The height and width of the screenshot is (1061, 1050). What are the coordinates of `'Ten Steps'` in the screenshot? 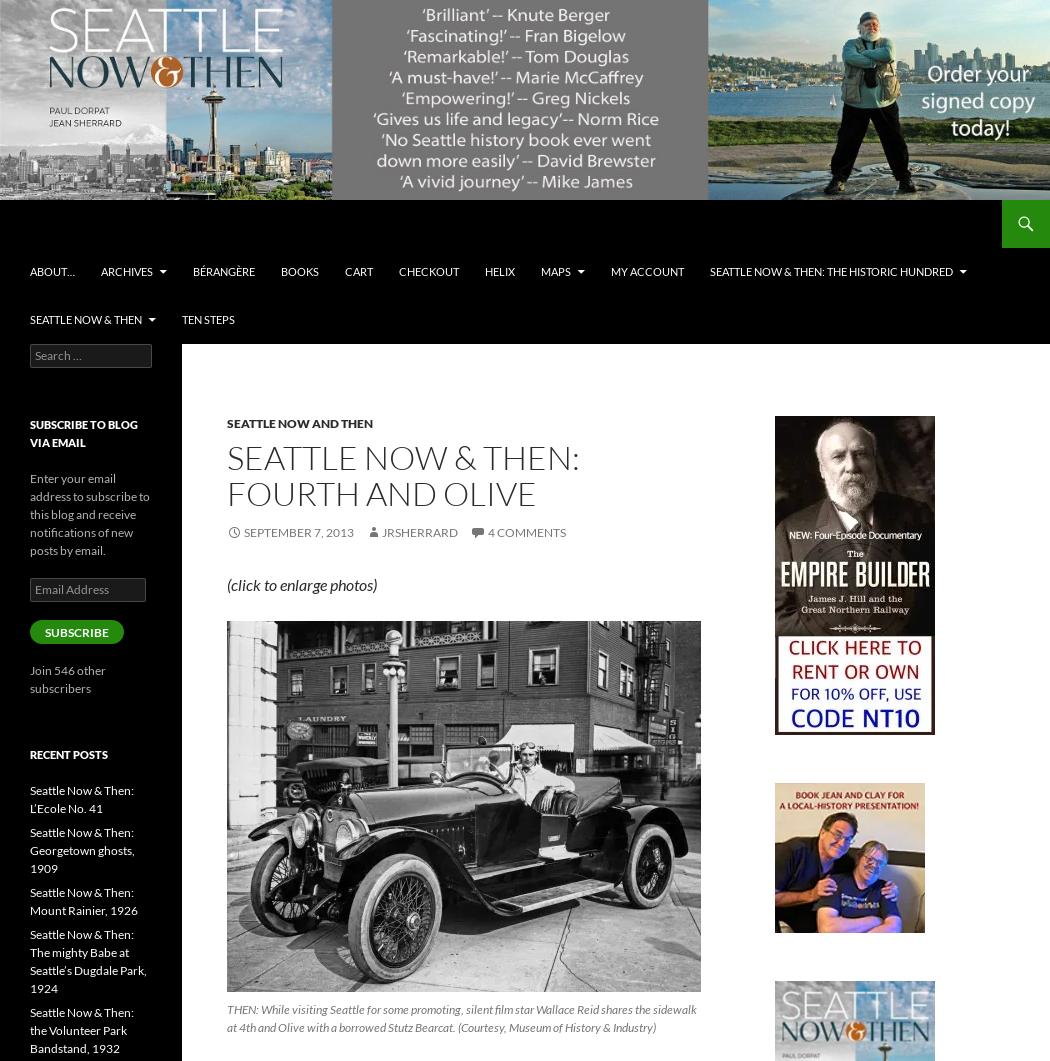 It's located at (207, 318).